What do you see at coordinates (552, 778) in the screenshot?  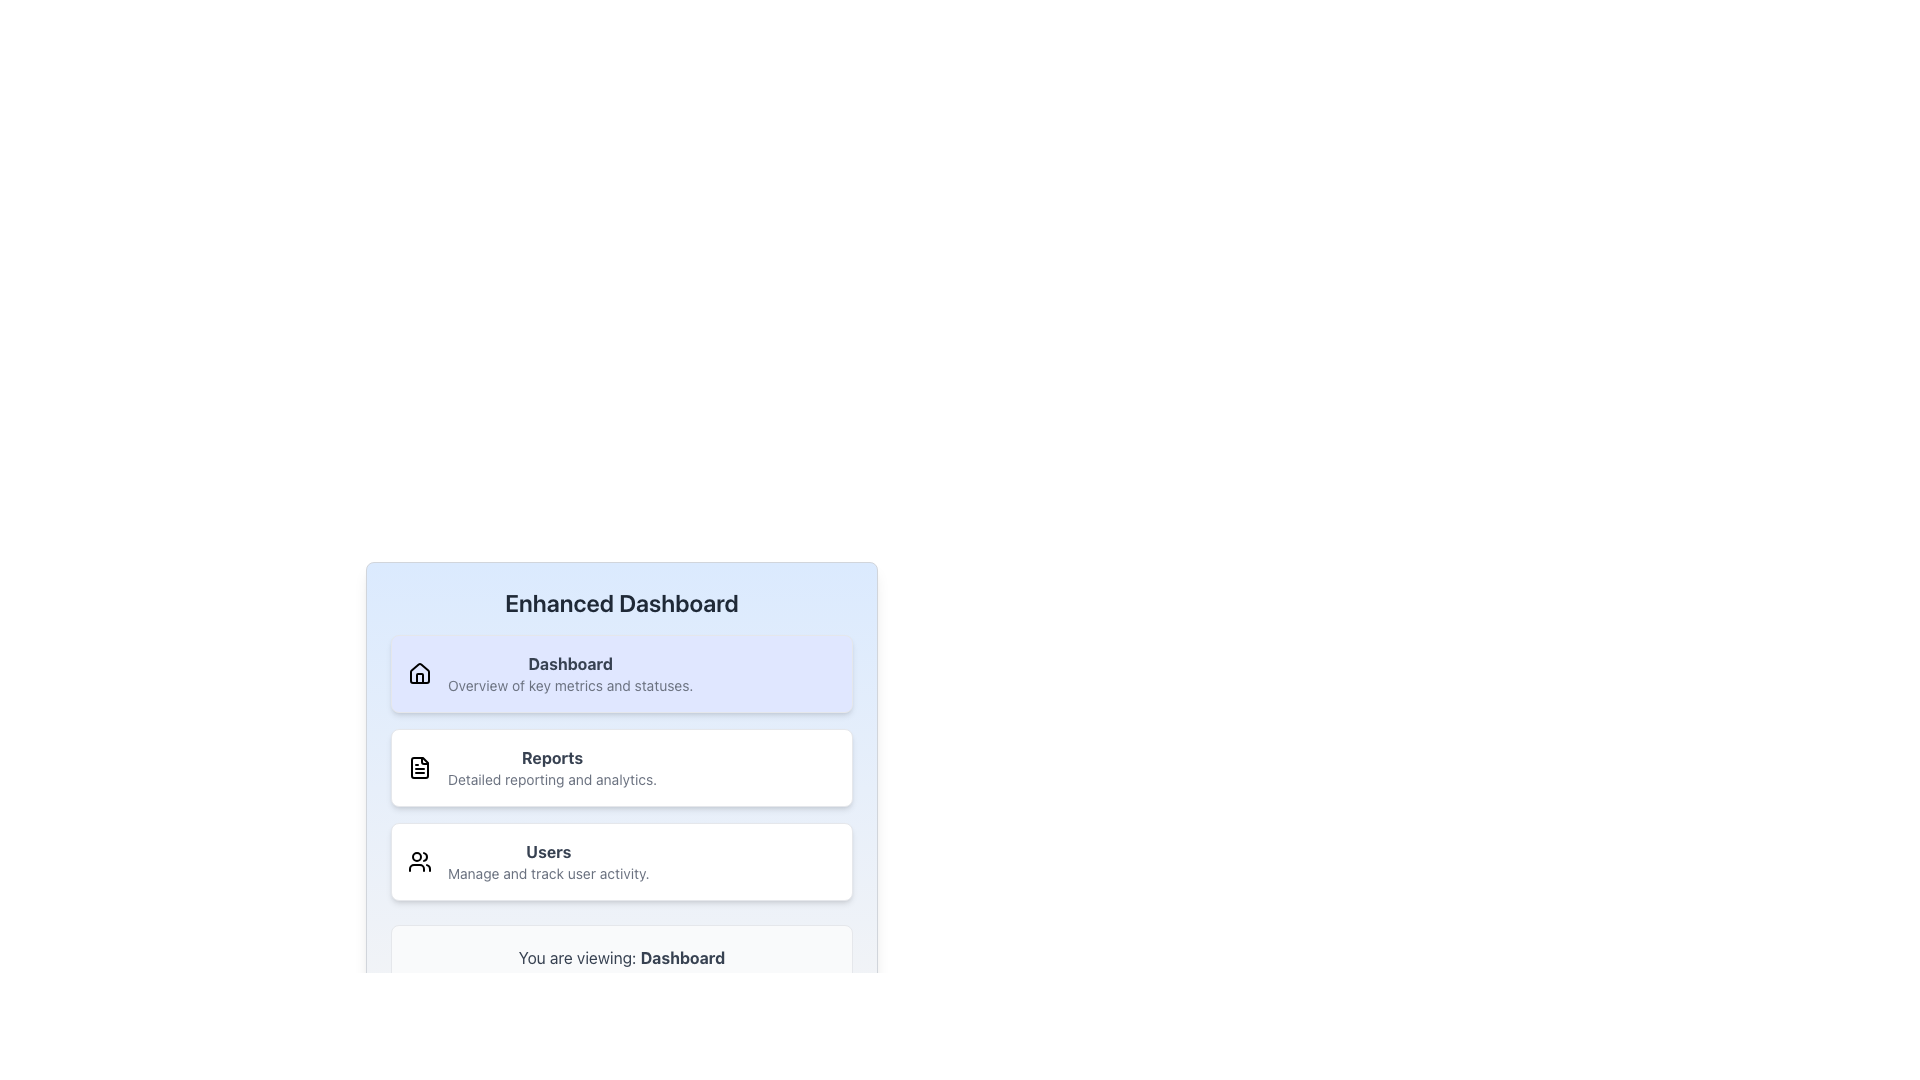 I see `the static text that describes the 'Reports' section, located directly underneath the bold heading 'Reports' in the second card of the interface` at bounding box center [552, 778].